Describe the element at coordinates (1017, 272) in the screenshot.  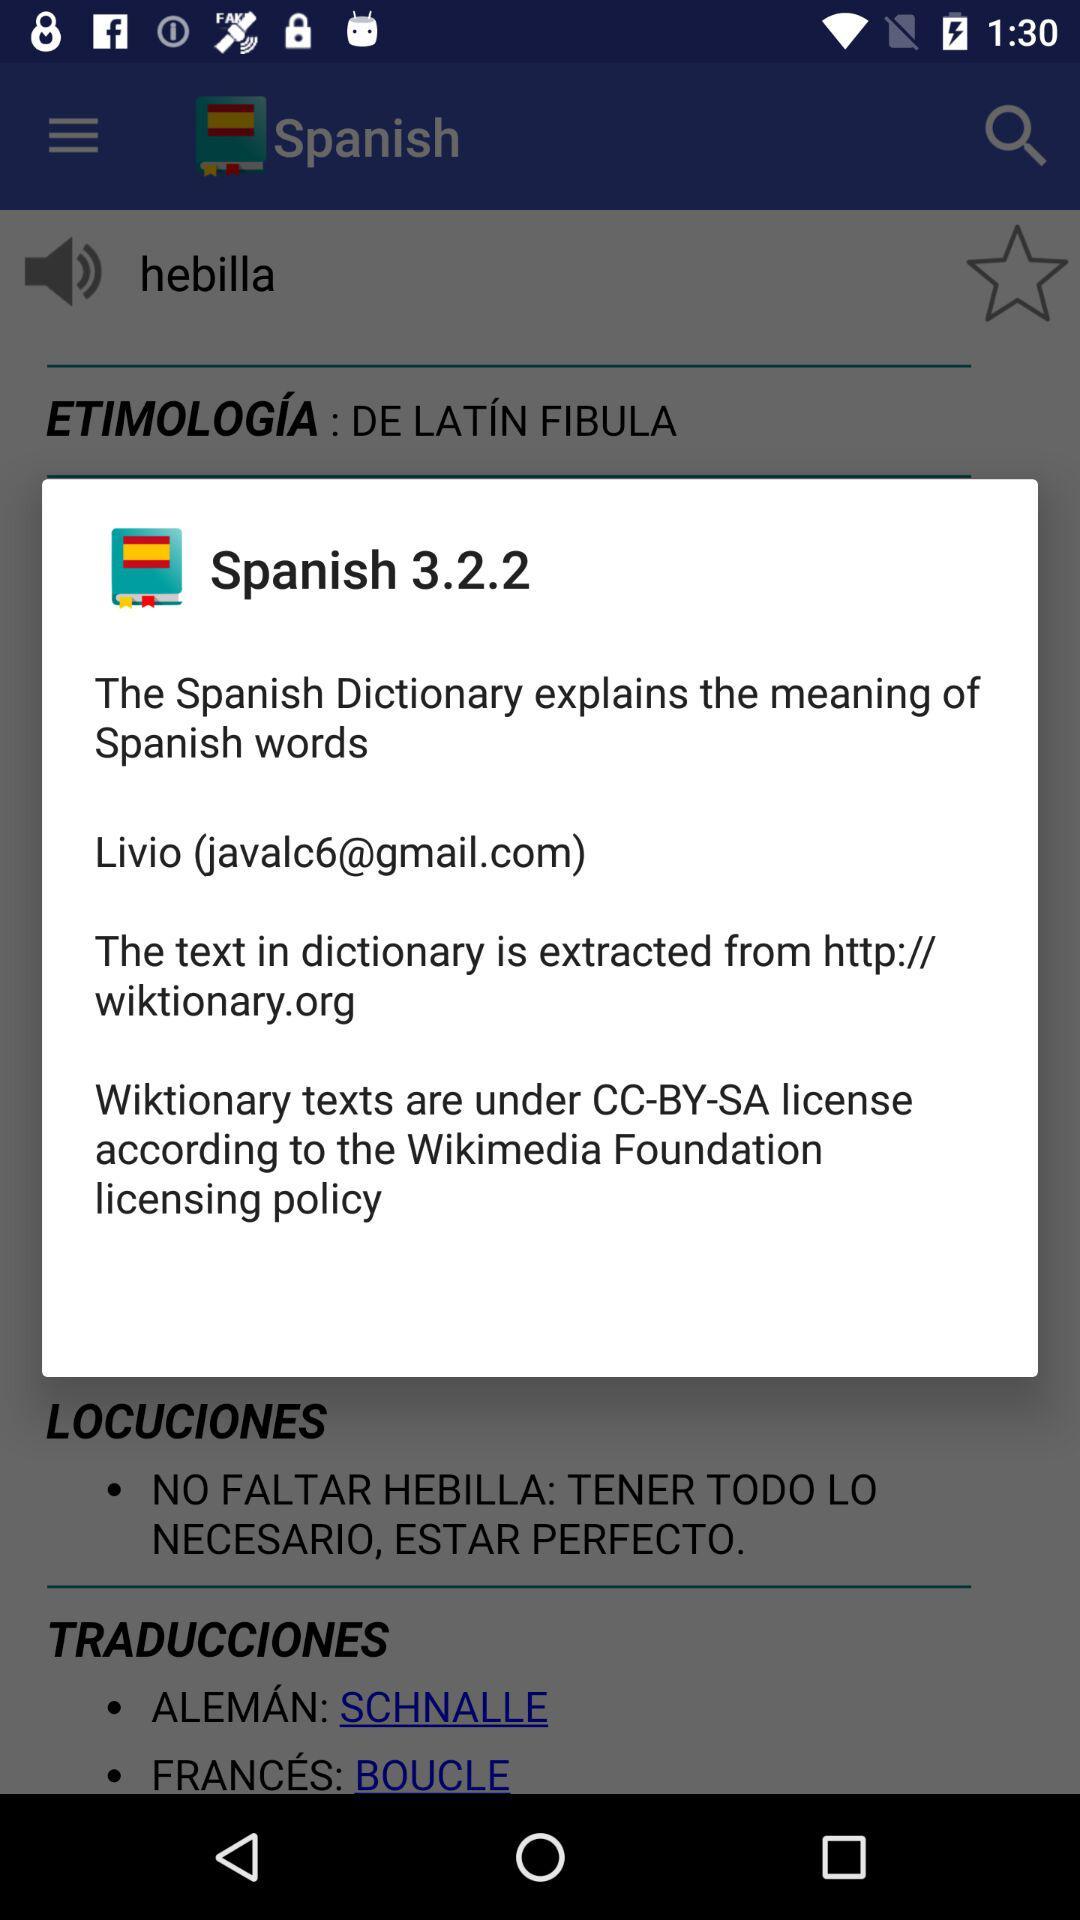
I see `the star icon` at that location.